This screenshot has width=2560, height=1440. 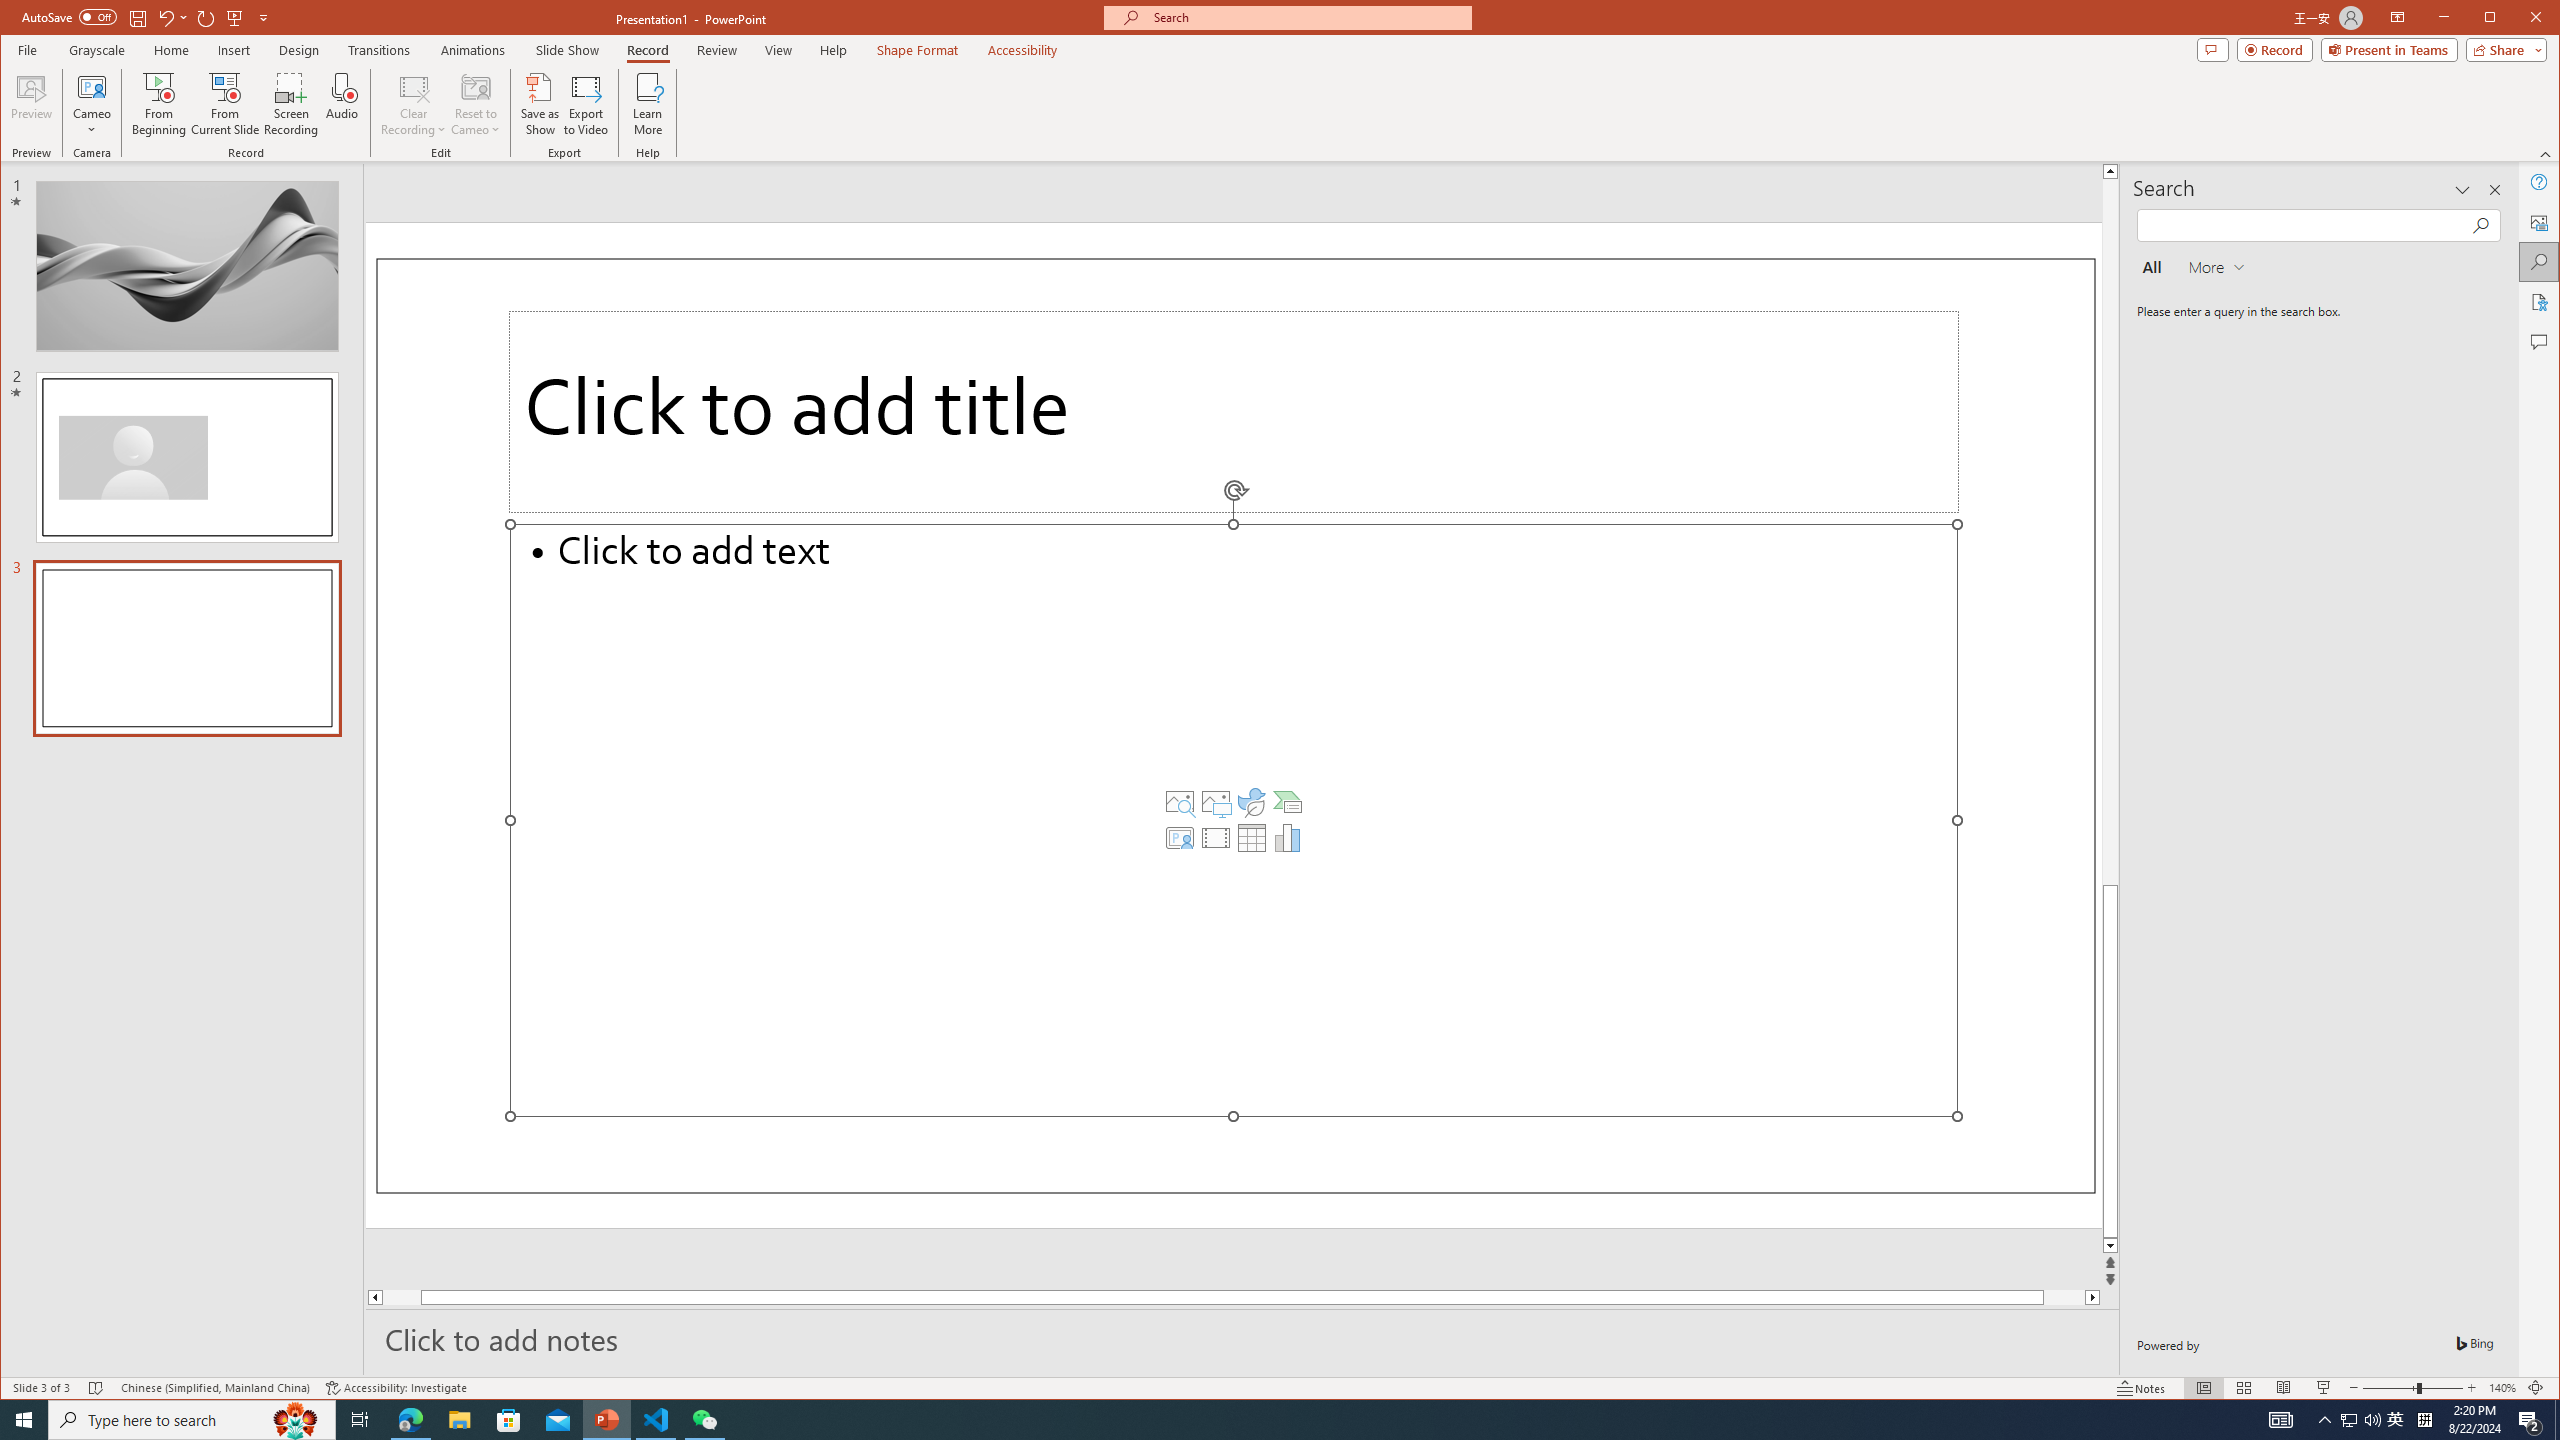 What do you see at coordinates (2242, 1387) in the screenshot?
I see `'Slide Sorter'` at bounding box center [2242, 1387].